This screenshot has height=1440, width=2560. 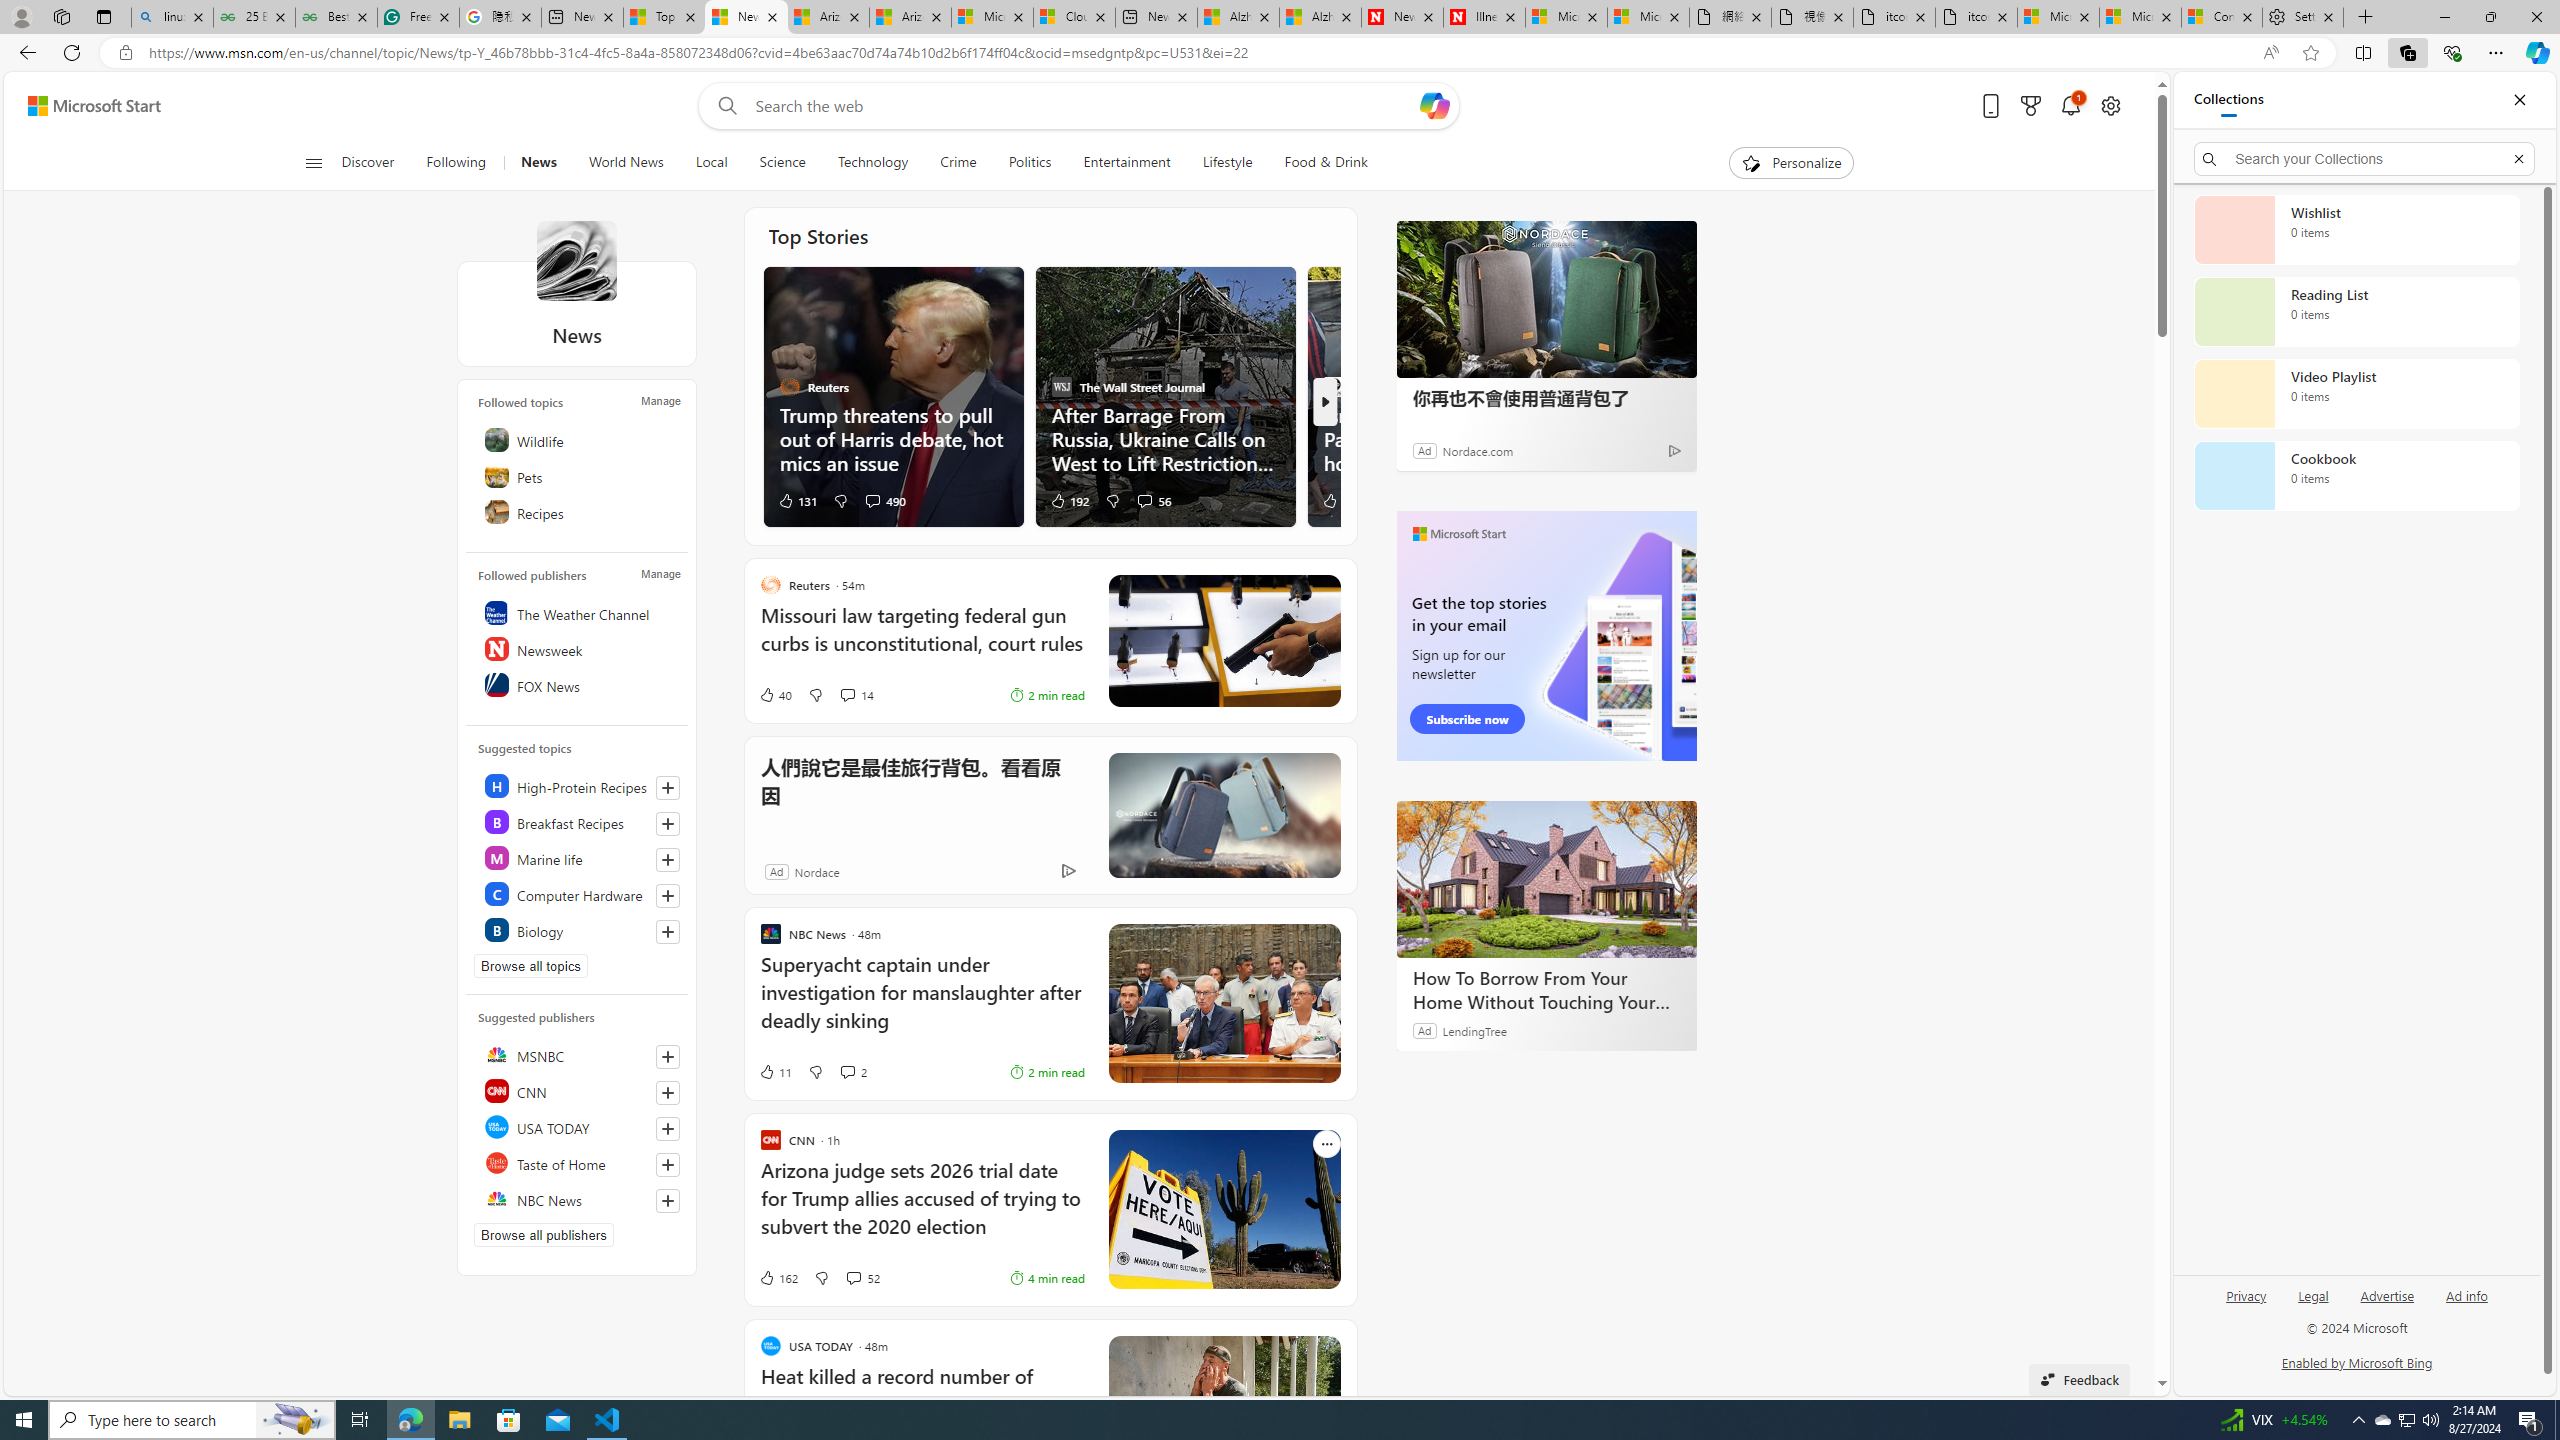 What do you see at coordinates (847, 693) in the screenshot?
I see `'View comments 14 Comment'` at bounding box center [847, 693].